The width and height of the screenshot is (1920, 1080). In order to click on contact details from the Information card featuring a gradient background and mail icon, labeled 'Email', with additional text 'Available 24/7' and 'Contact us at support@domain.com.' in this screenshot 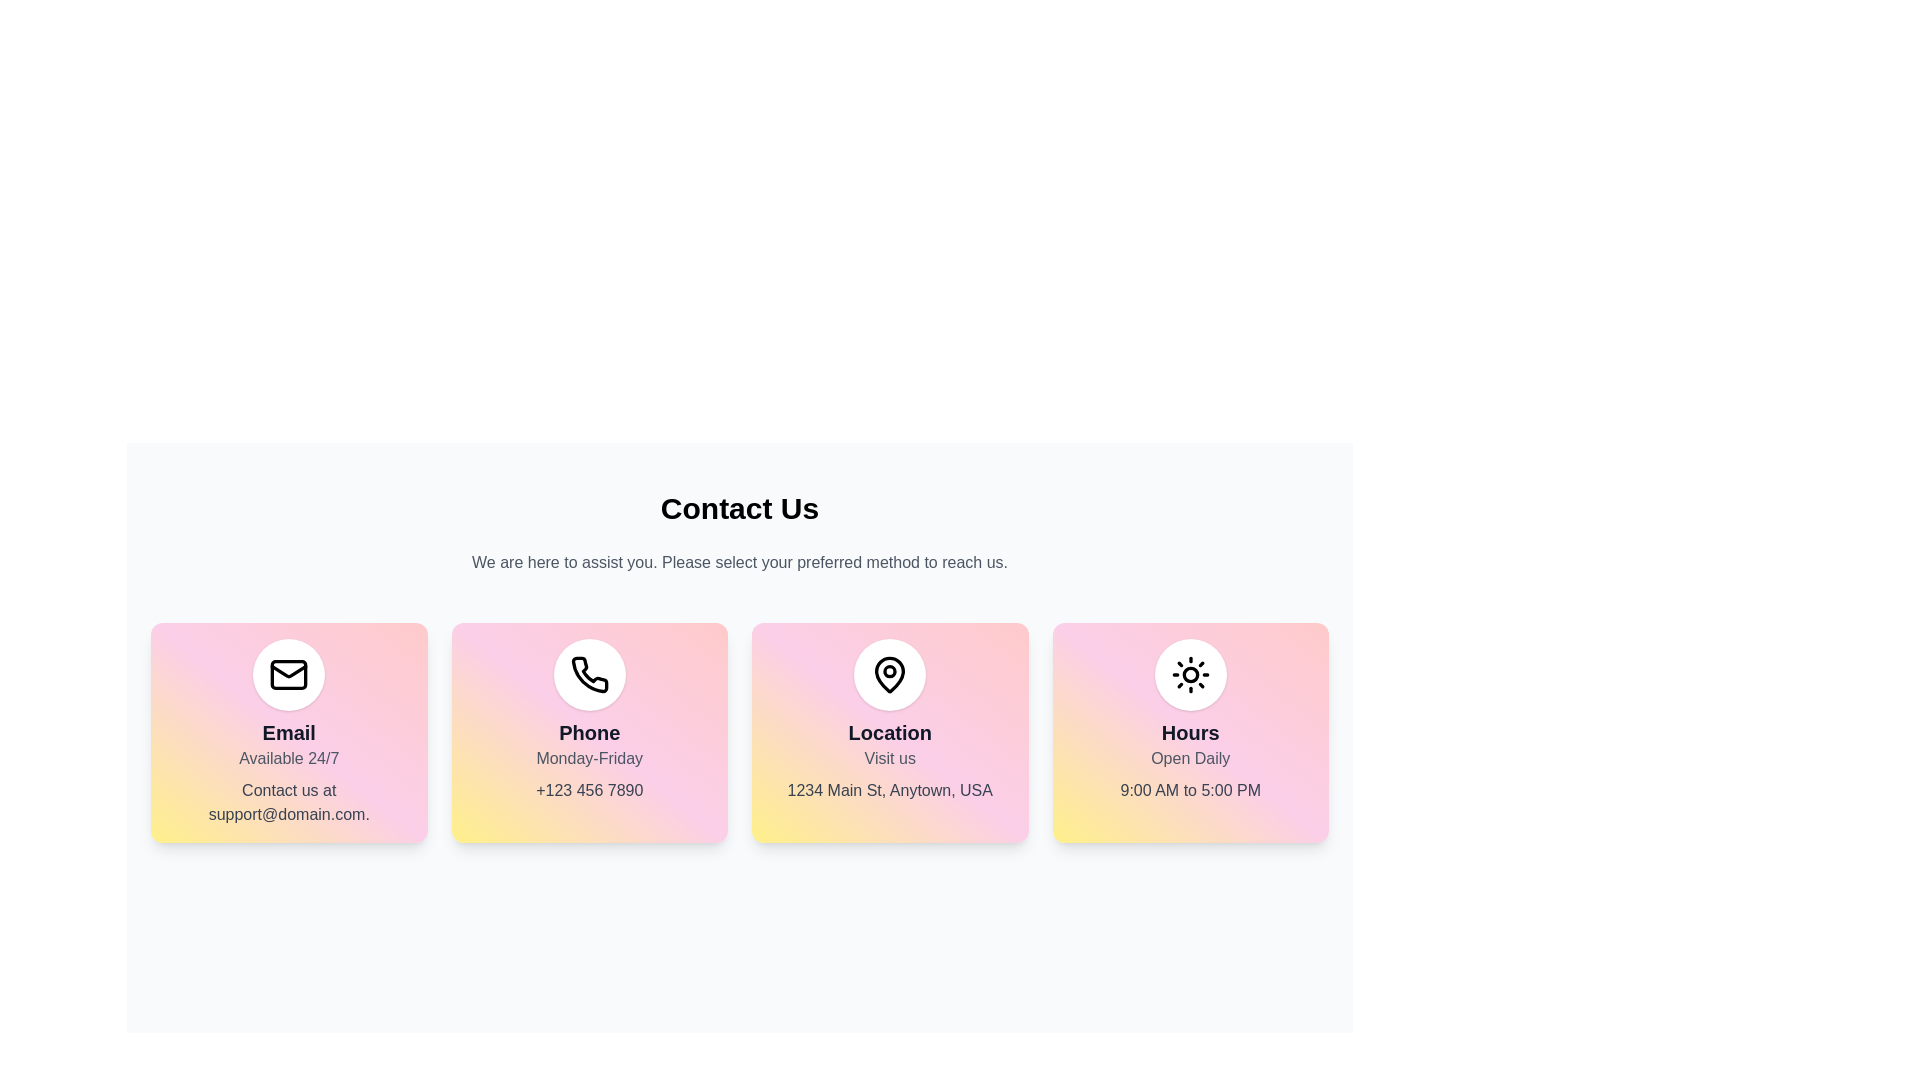, I will do `click(288, 732)`.